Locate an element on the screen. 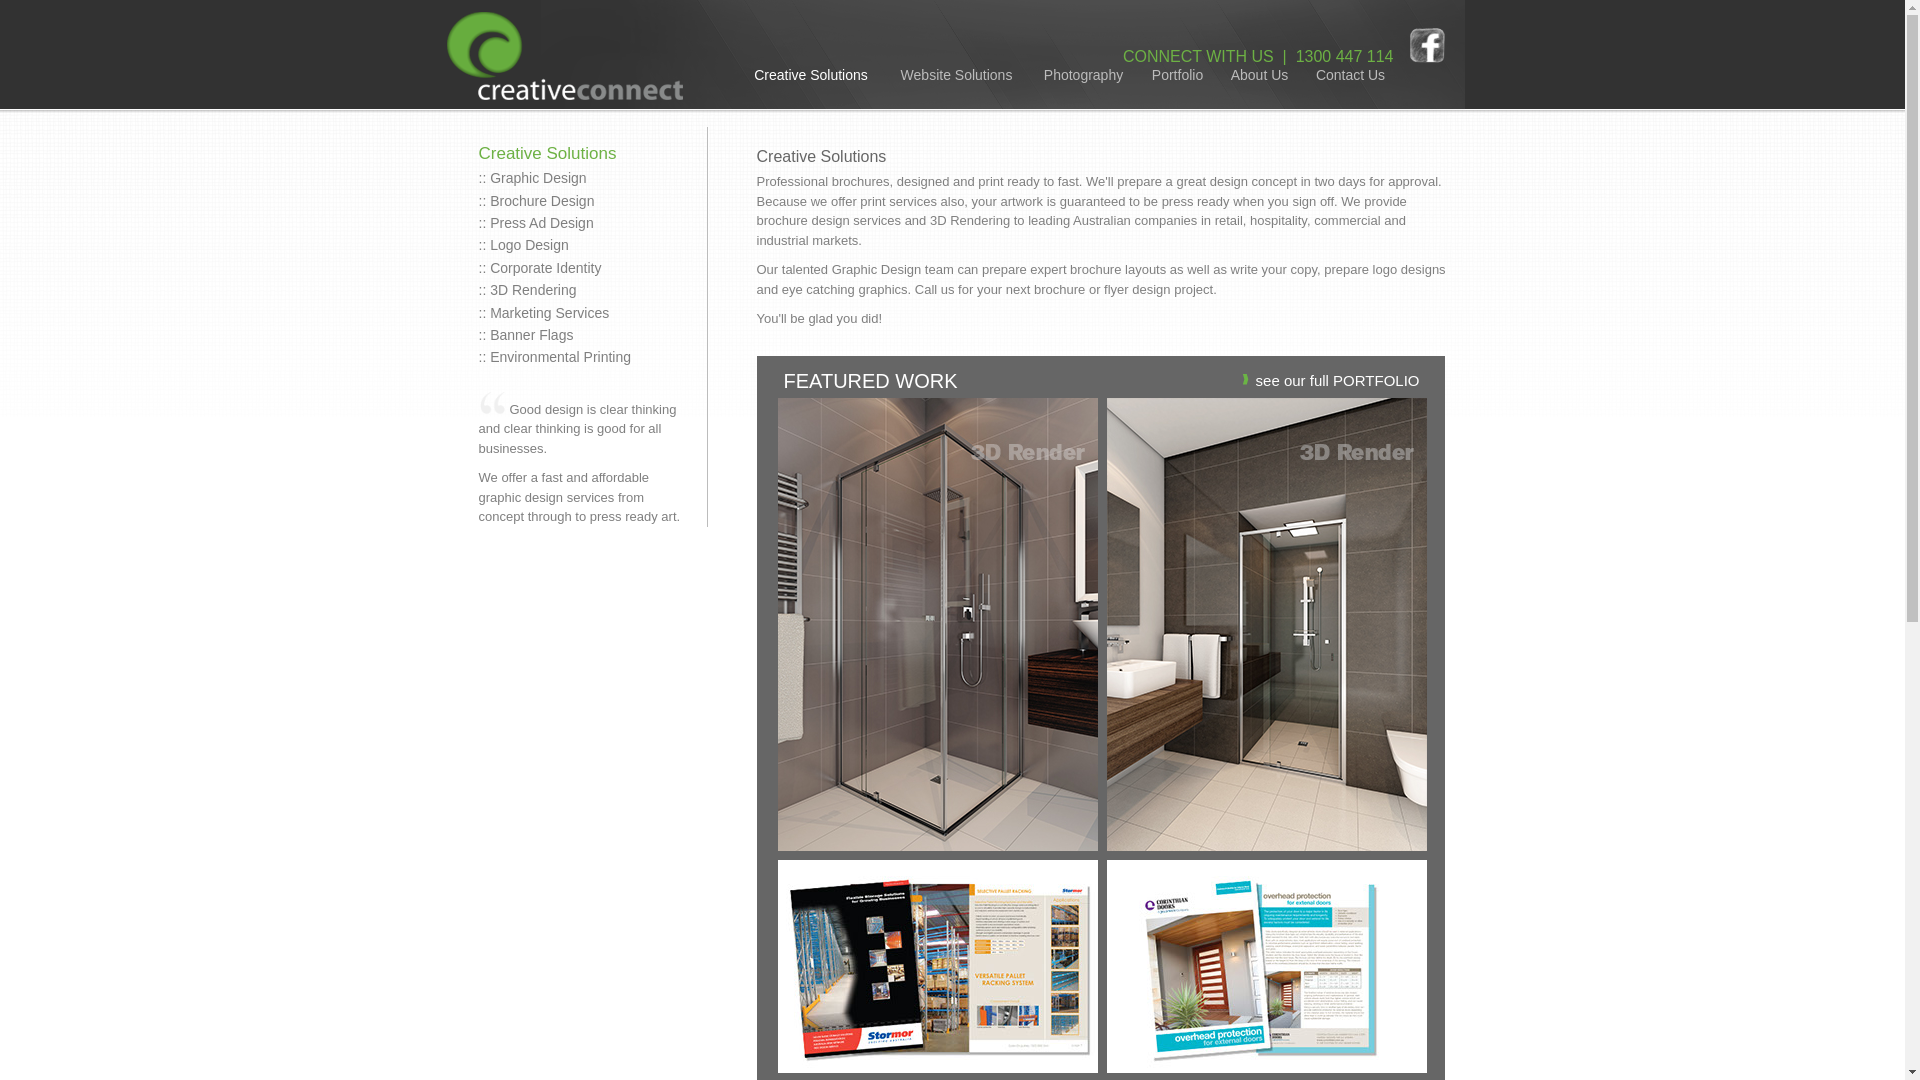 The height and width of the screenshot is (1080, 1920). ':: Corporate Identity' is located at coordinates (539, 266).